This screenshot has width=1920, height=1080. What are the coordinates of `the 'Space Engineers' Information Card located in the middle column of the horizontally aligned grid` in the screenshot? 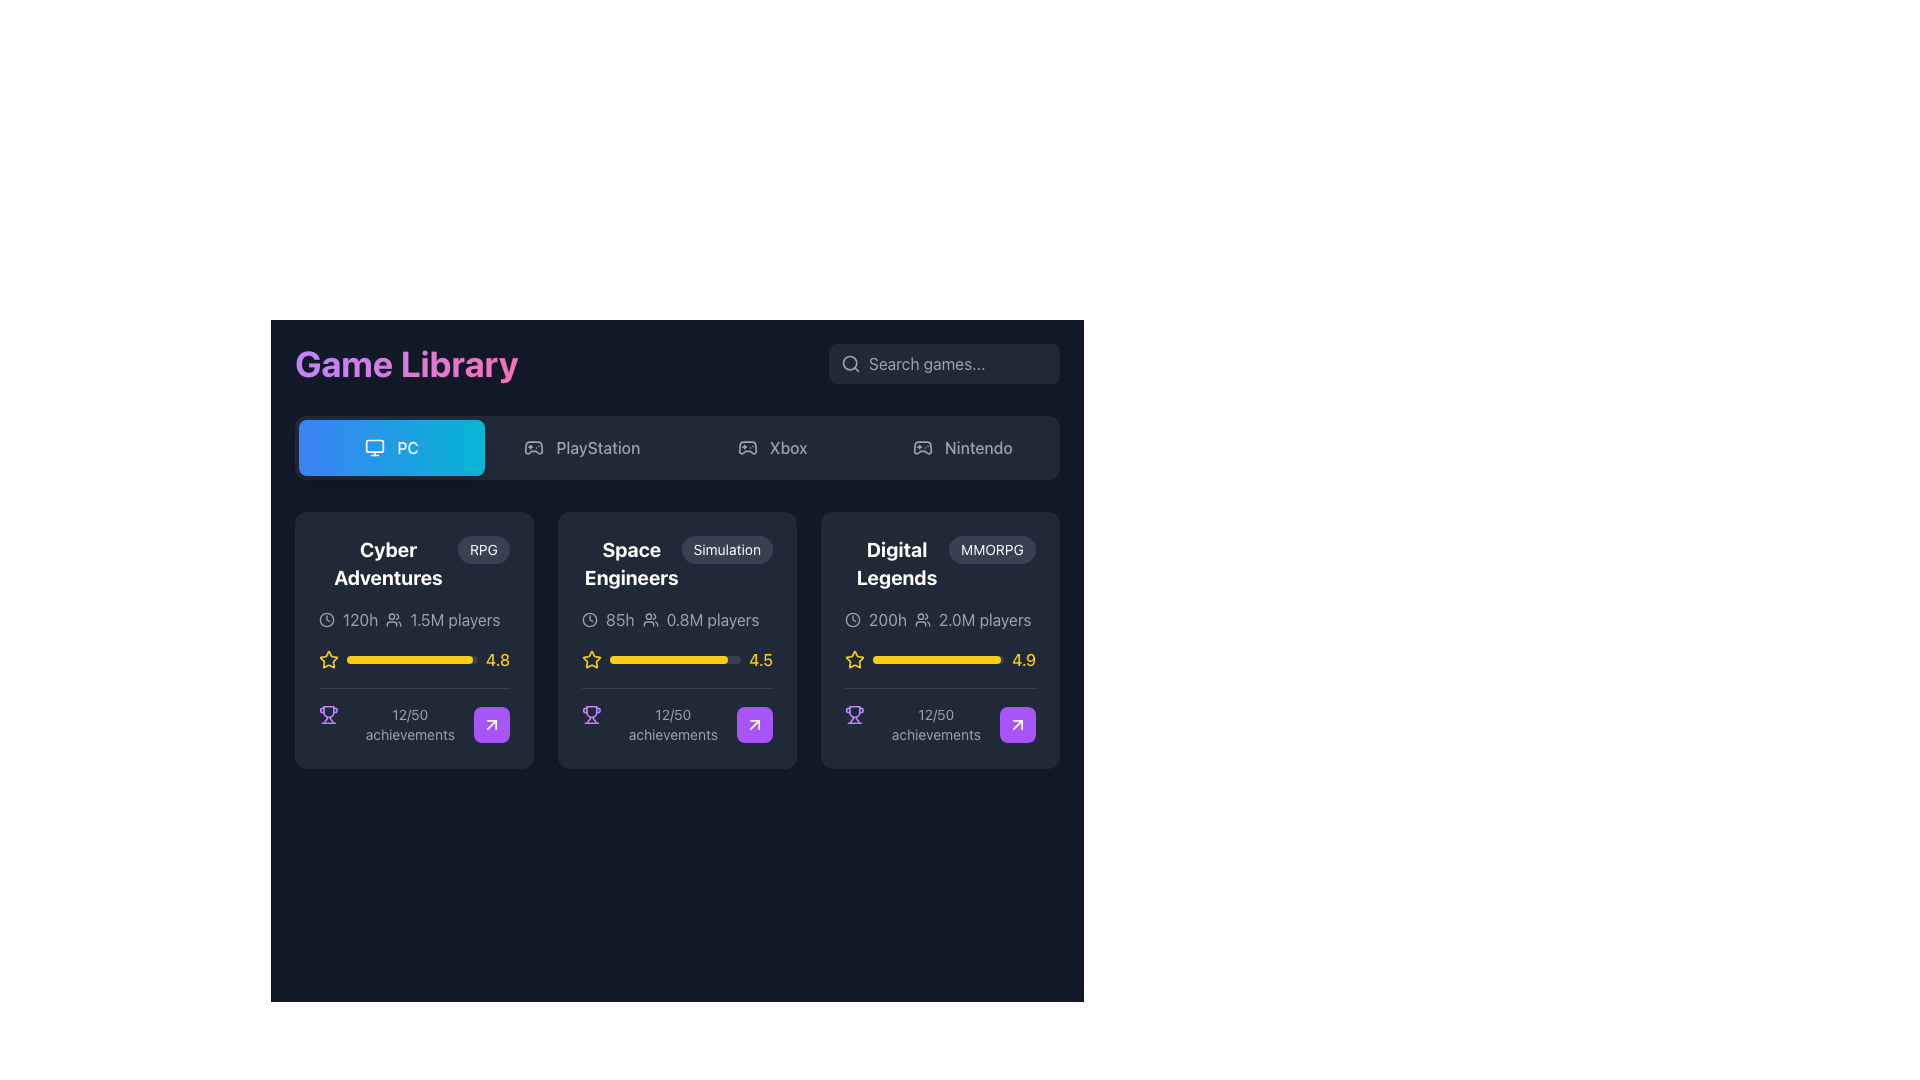 It's located at (677, 640).